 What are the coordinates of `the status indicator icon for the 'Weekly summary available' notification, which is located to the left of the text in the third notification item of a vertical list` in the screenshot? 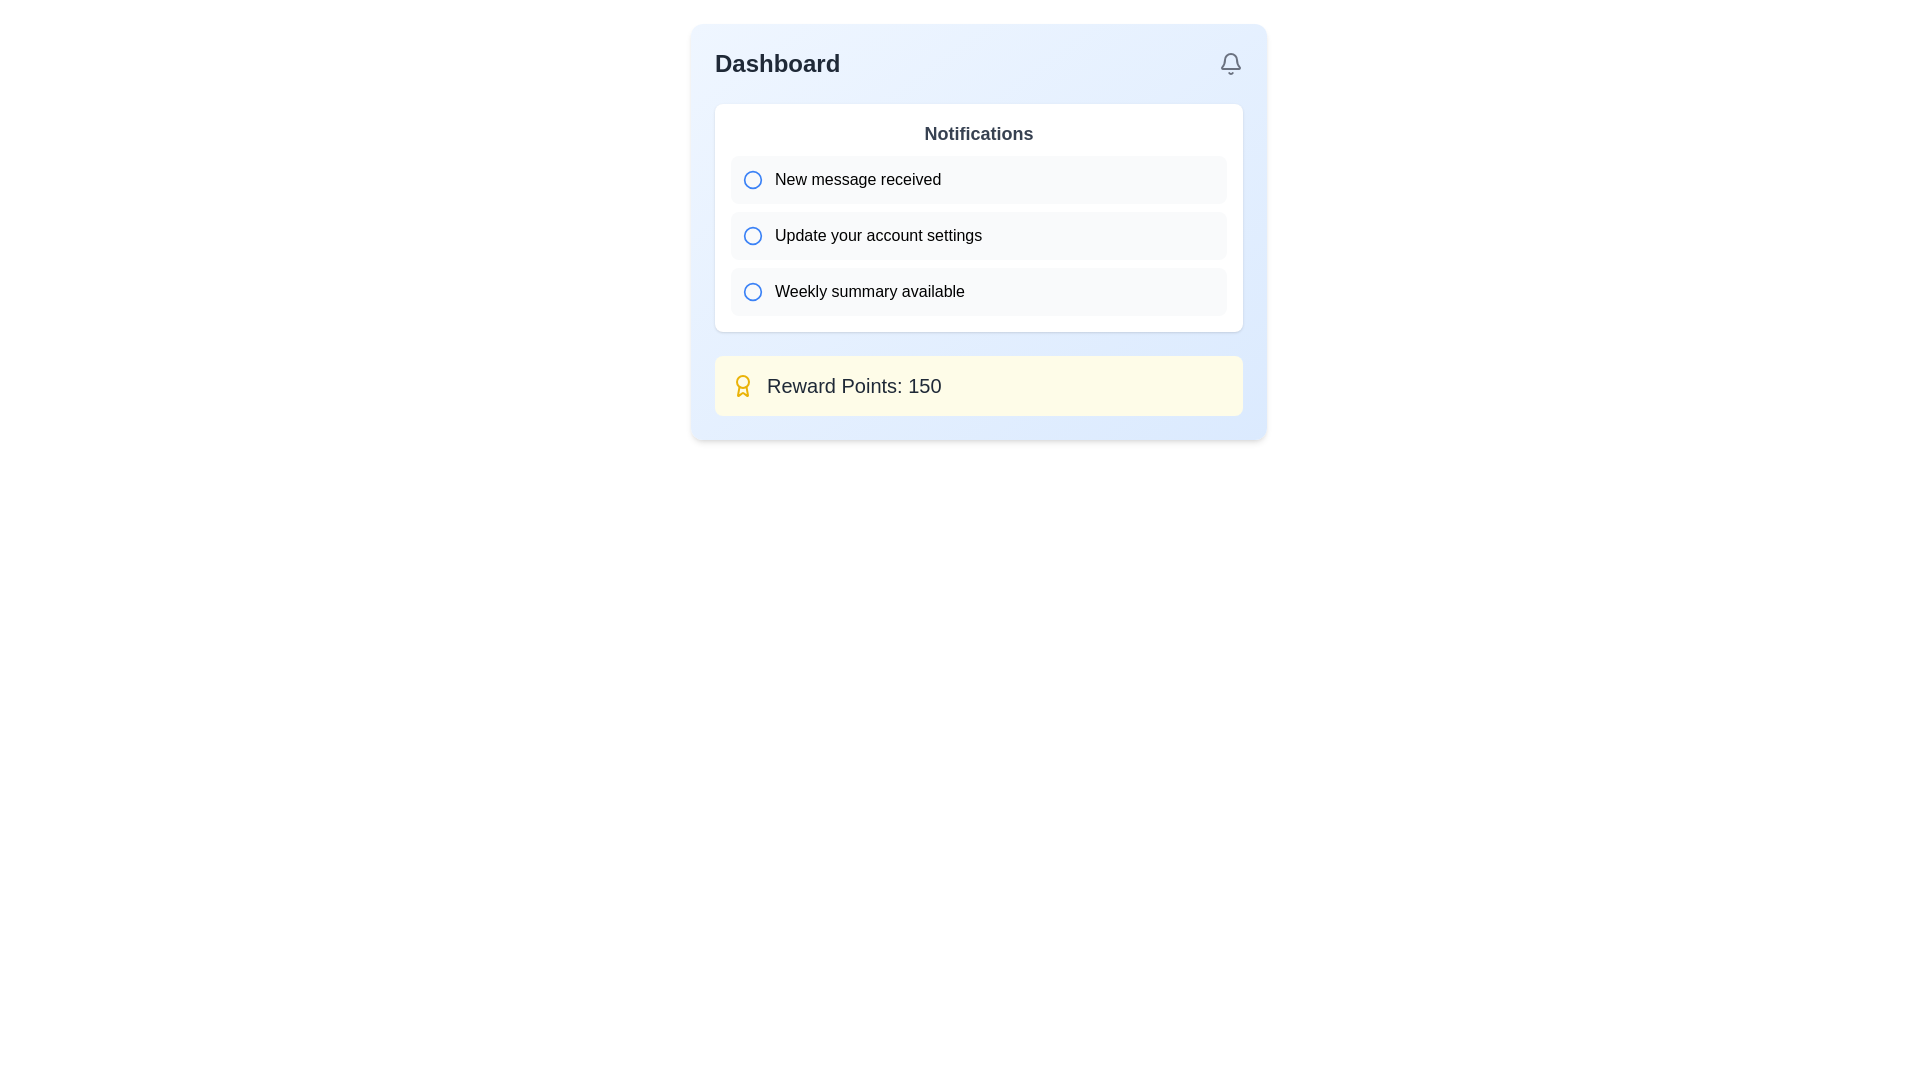 It's located at (752, 292).